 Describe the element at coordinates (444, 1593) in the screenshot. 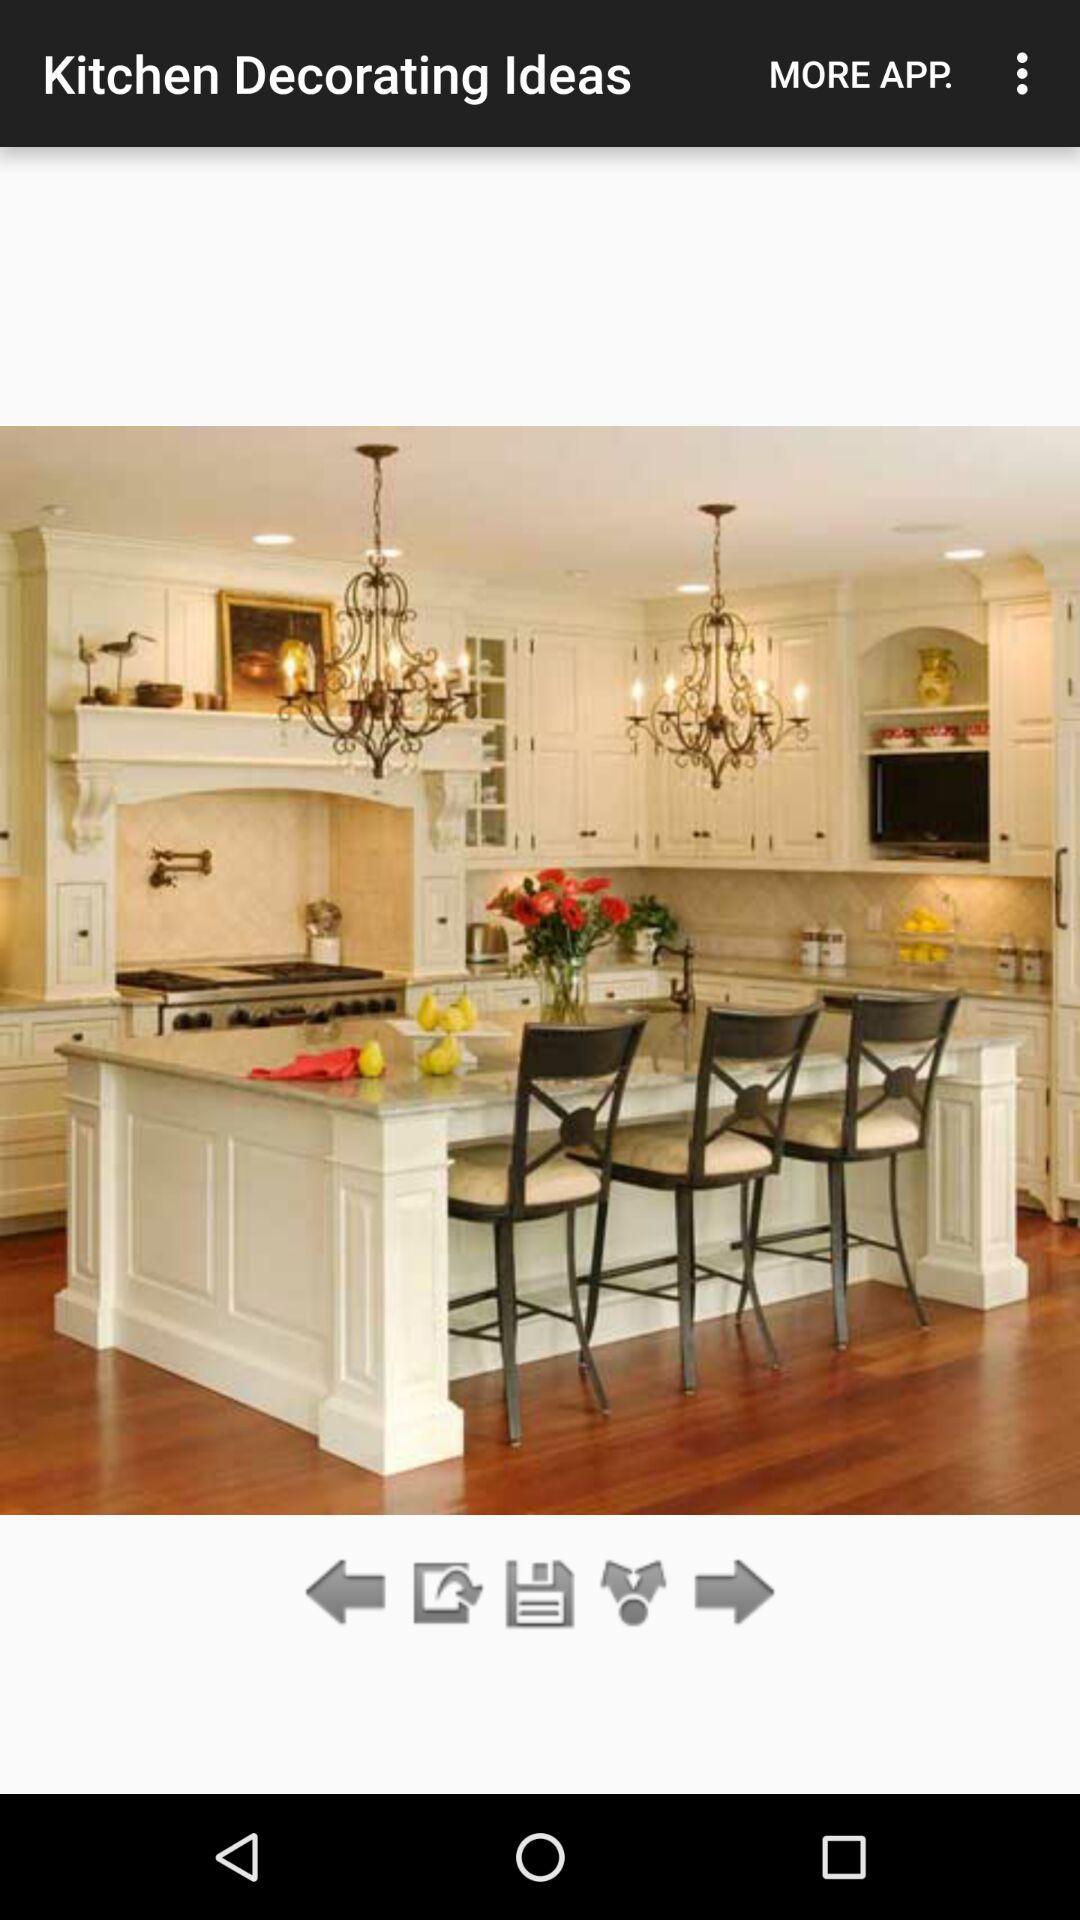

I see `the launch icon` at that location.